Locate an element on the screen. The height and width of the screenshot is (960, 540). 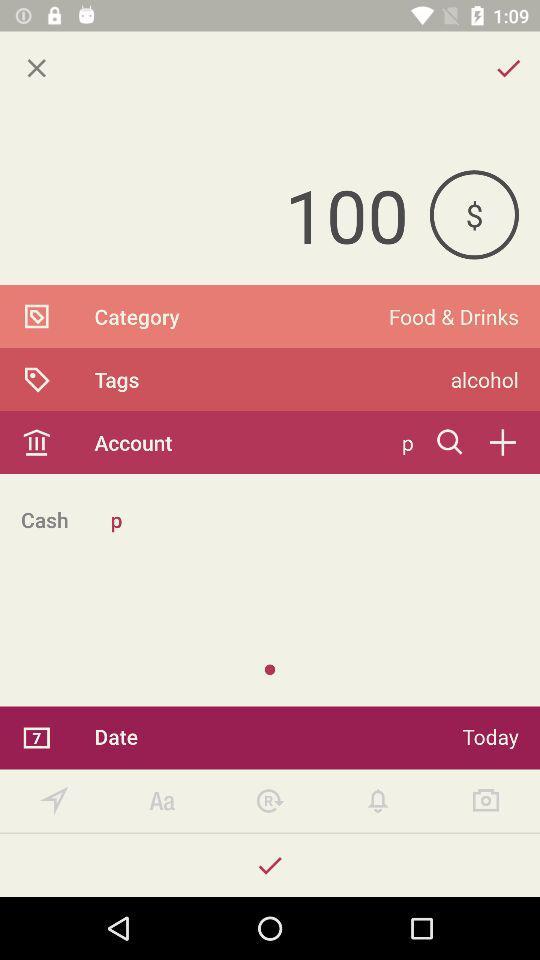
notifications is located at coordinates (378, 801).